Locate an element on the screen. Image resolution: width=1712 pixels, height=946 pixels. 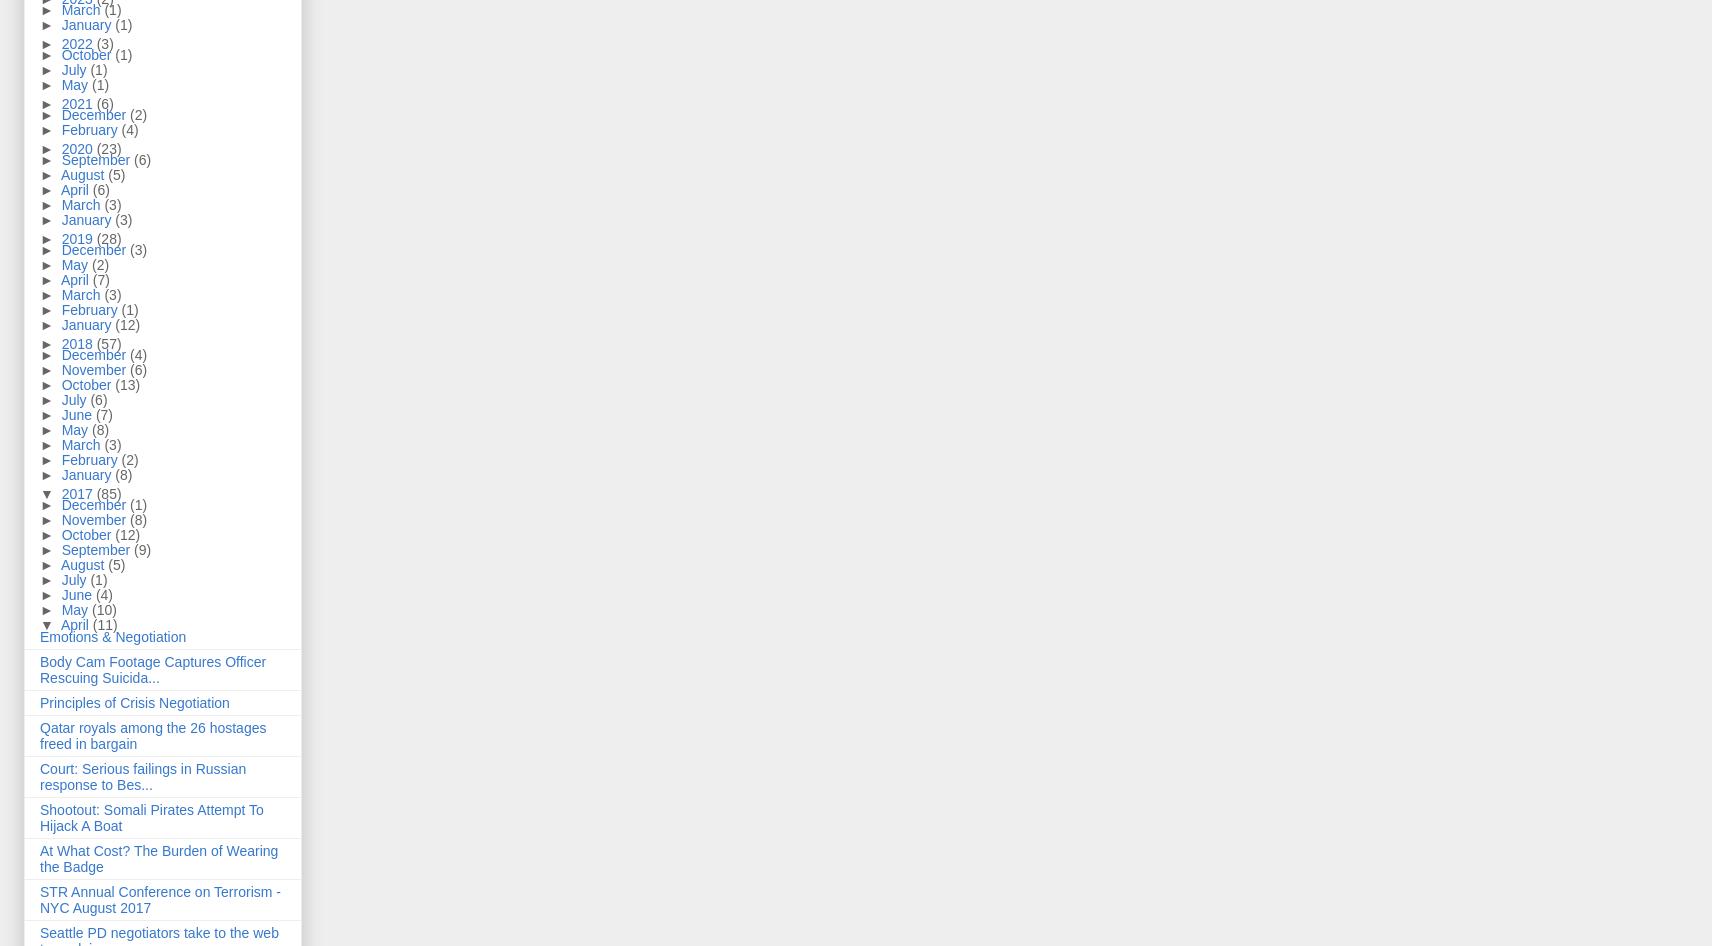
'Court: Serious failings in Russian response to Bes...' is located at coordinates (141, 775).